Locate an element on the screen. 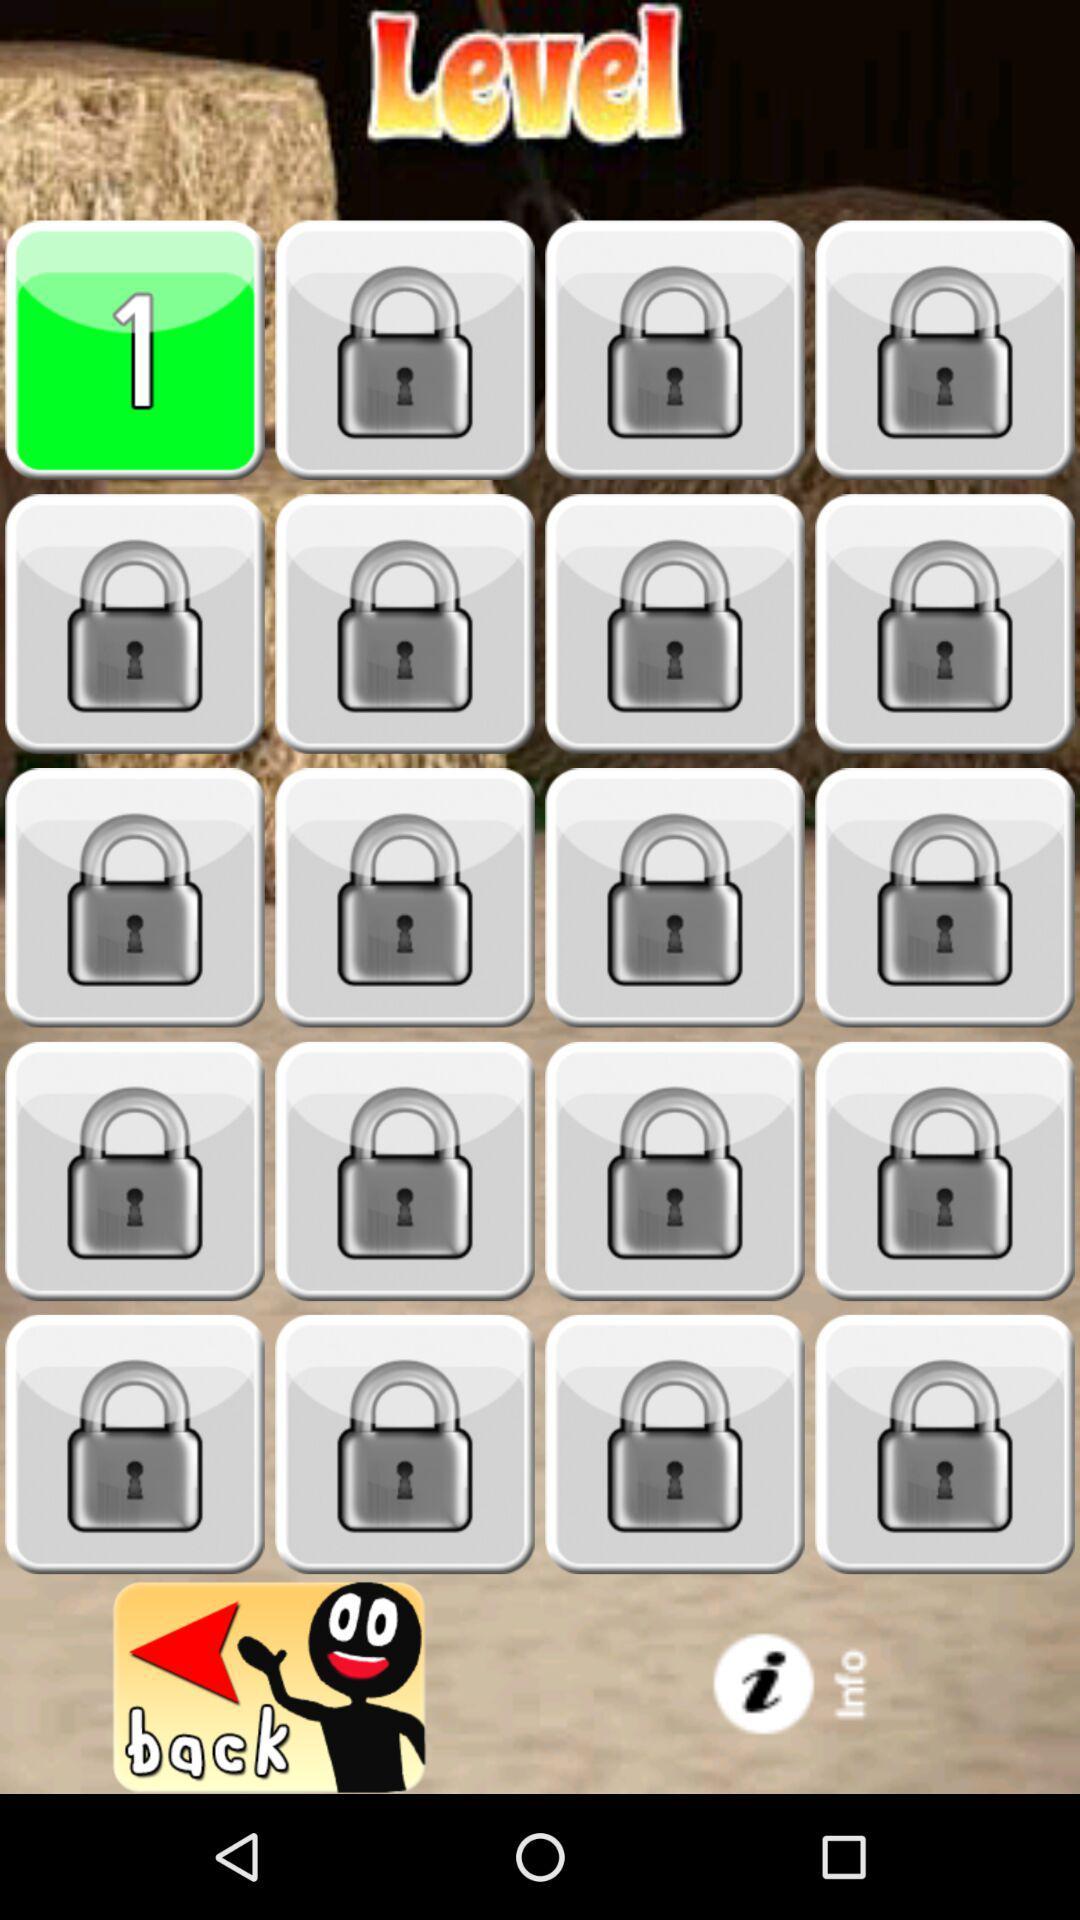 Image resolution: width=1080 pixels, height=1920 pixels. lock button is located at coordinates (675, 350).